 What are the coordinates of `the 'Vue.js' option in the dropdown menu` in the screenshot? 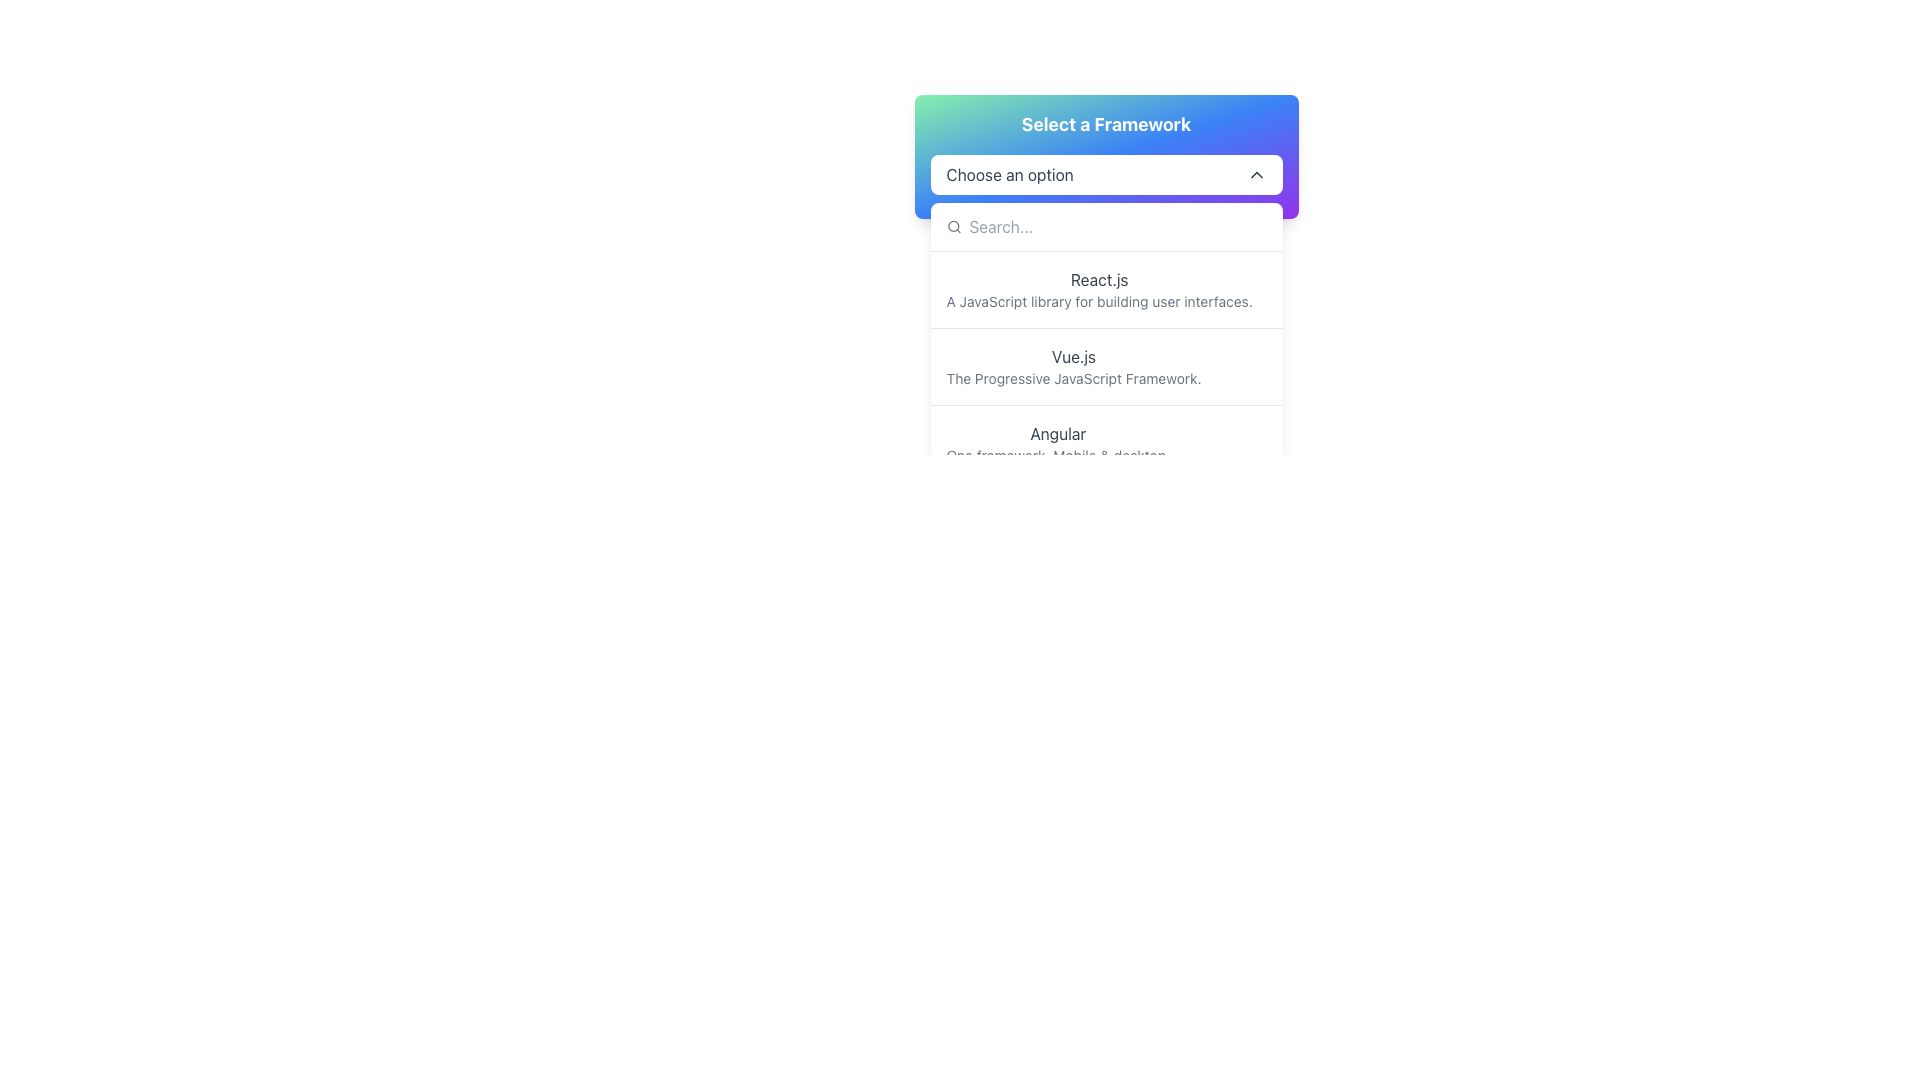 It's located at (1073, 356).